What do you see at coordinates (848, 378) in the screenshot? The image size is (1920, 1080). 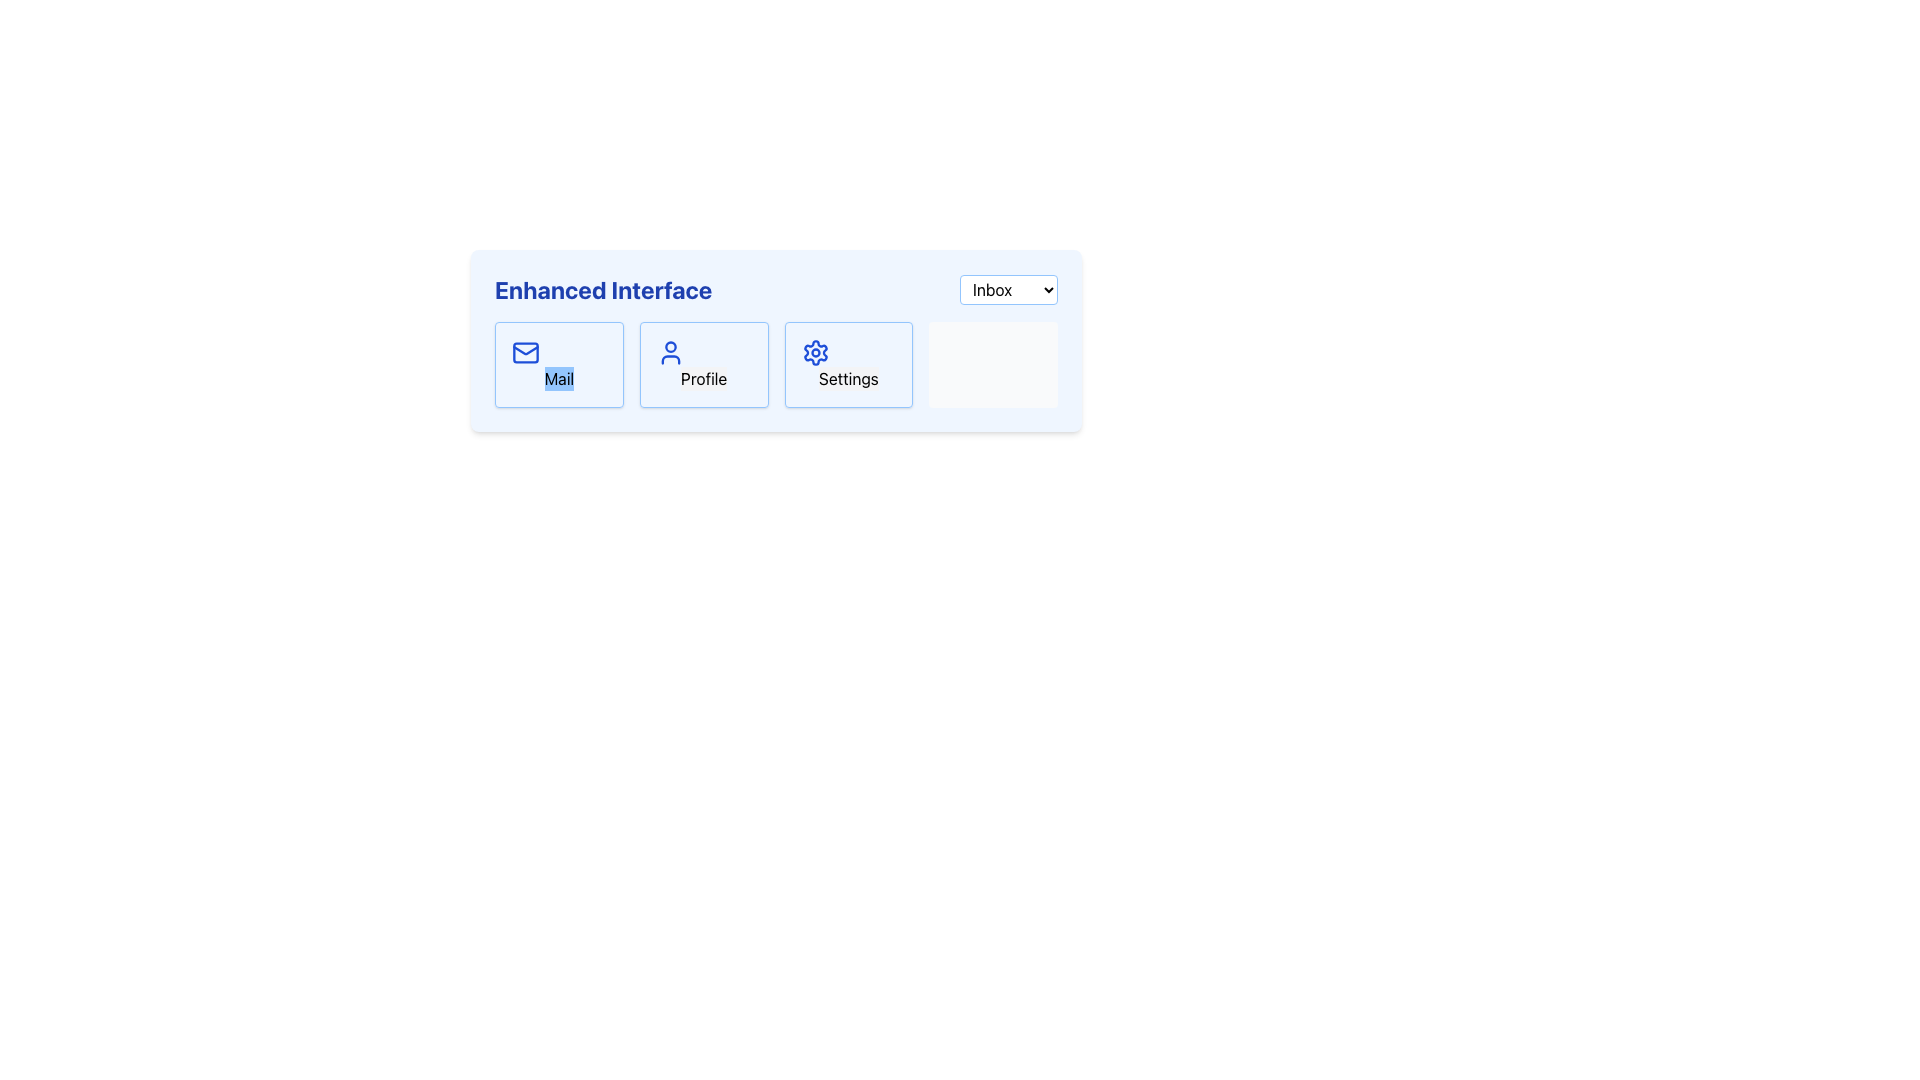 I see `the 'Settings' button, which is a rectangular button with a light gray background and a gear icon` at bounding box center [848, 378].